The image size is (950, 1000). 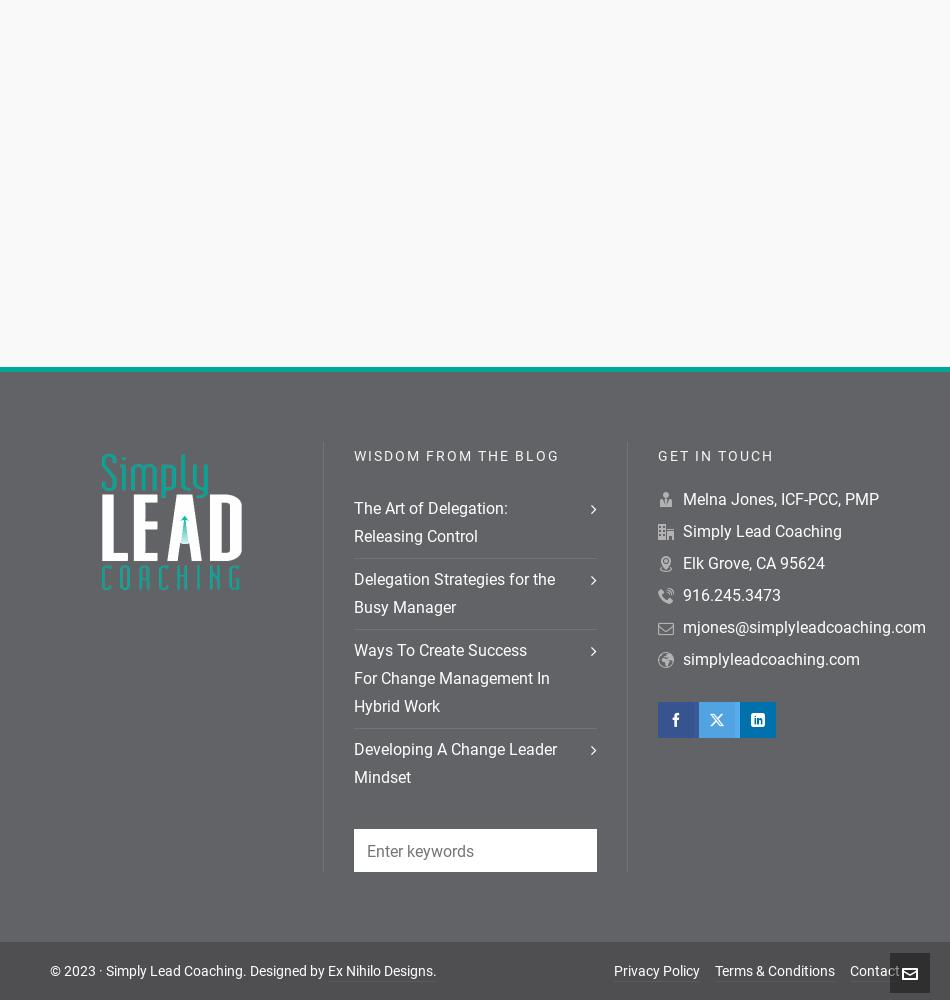 What do you see at coordinates (453, 592) in the screenshot?
I see `'Delegation Strategies for the Busy Manager'` at bounding box center [453, 592].